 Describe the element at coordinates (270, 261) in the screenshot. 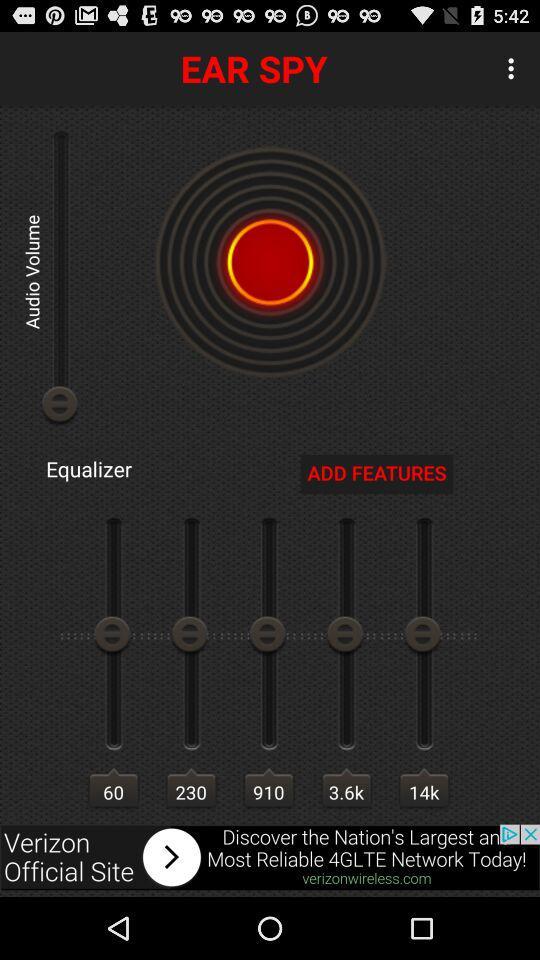

I see `turn on ear spy` at that location.